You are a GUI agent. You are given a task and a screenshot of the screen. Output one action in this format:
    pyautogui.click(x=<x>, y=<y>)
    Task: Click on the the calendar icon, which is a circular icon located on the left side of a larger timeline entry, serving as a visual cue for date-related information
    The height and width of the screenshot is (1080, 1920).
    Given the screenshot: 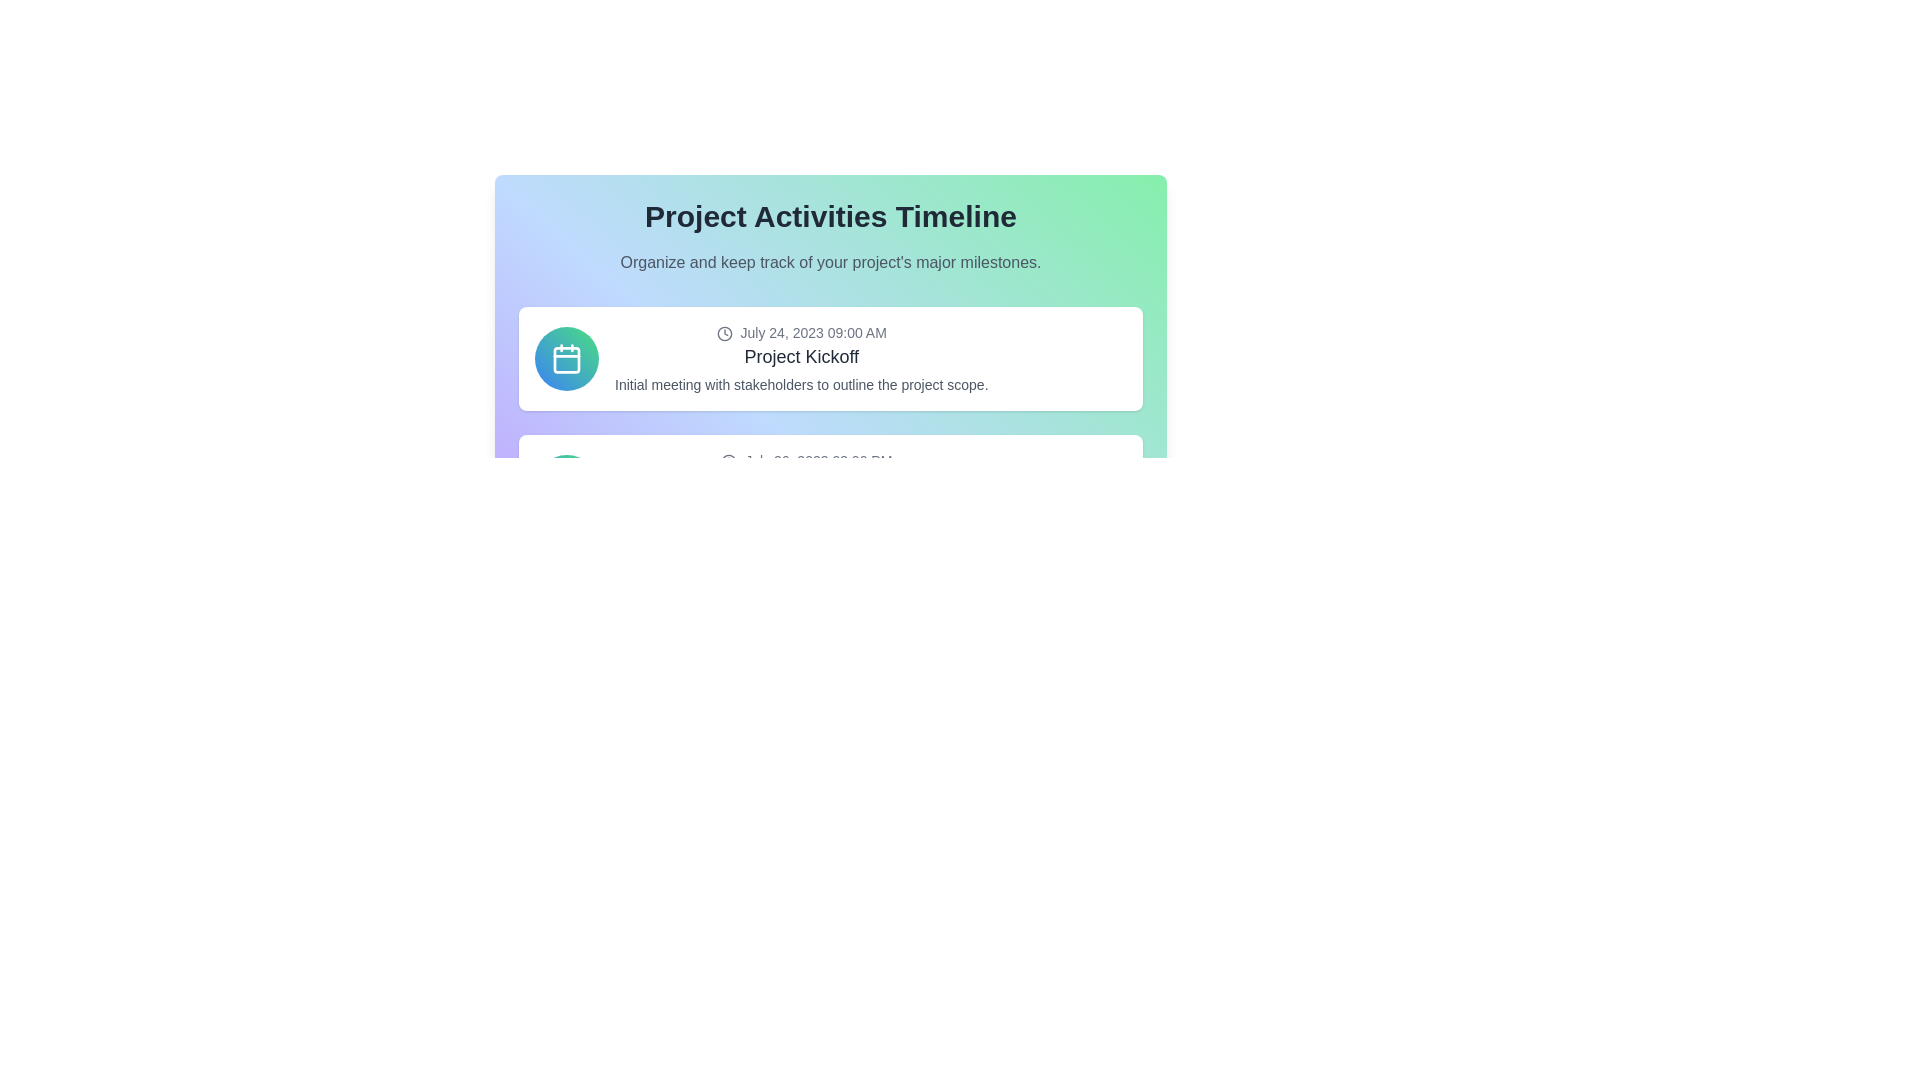 What is the action you would take?
    pyautogui.click(x=565, y=357)
    